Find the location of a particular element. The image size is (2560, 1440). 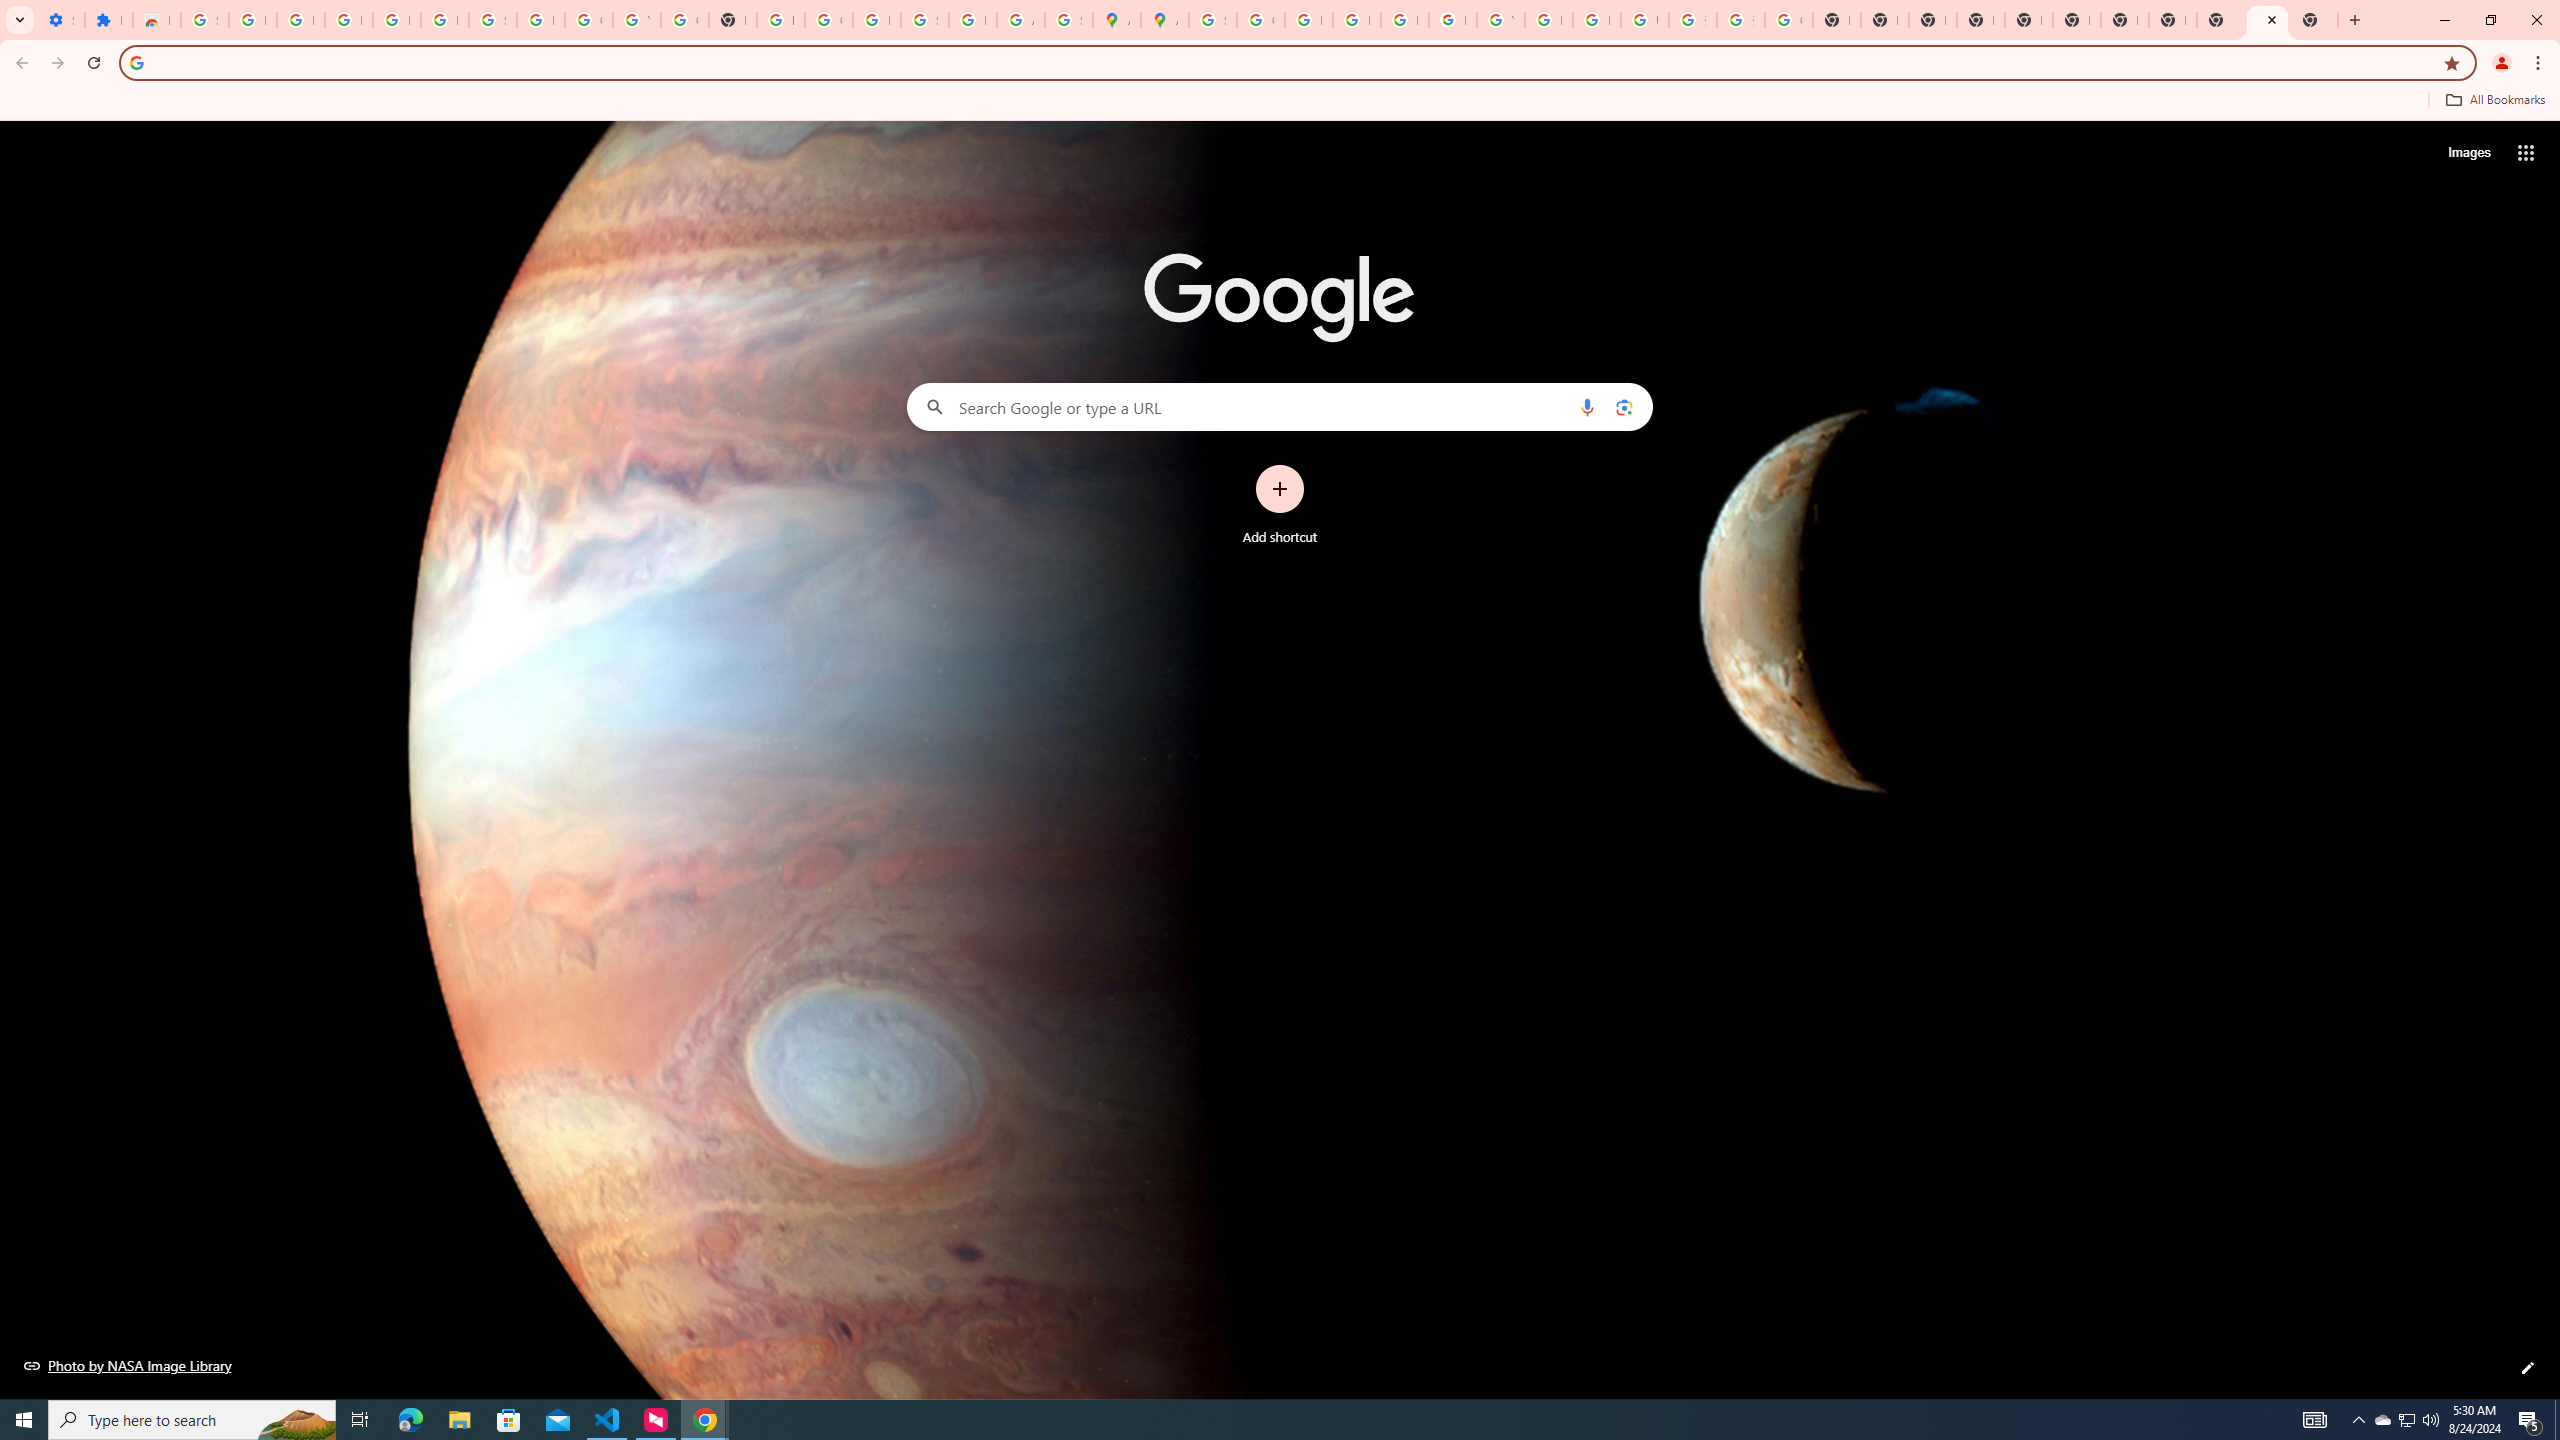

'Reviews: Helix Fruit Jump Arcade Game' is located at coordinates (155, 19).